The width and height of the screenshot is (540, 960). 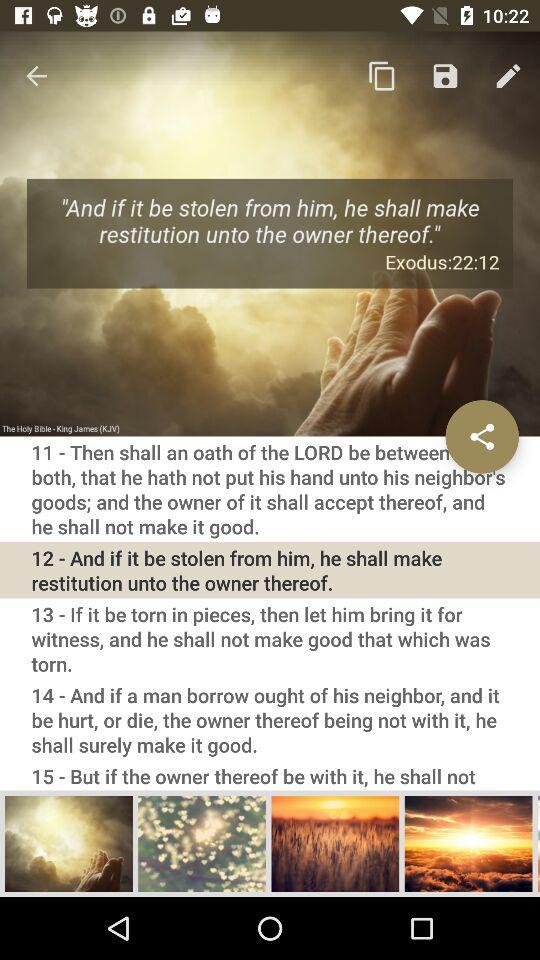 I want to click on click image, so click(x=68, y=842).